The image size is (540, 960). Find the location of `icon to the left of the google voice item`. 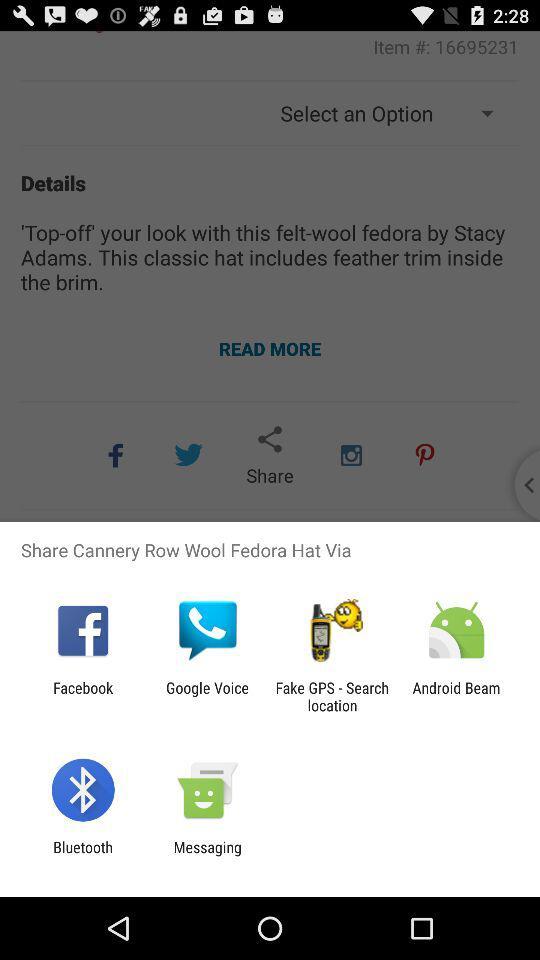

icon to the left of the google voice item is located at coordinates (82, 696).